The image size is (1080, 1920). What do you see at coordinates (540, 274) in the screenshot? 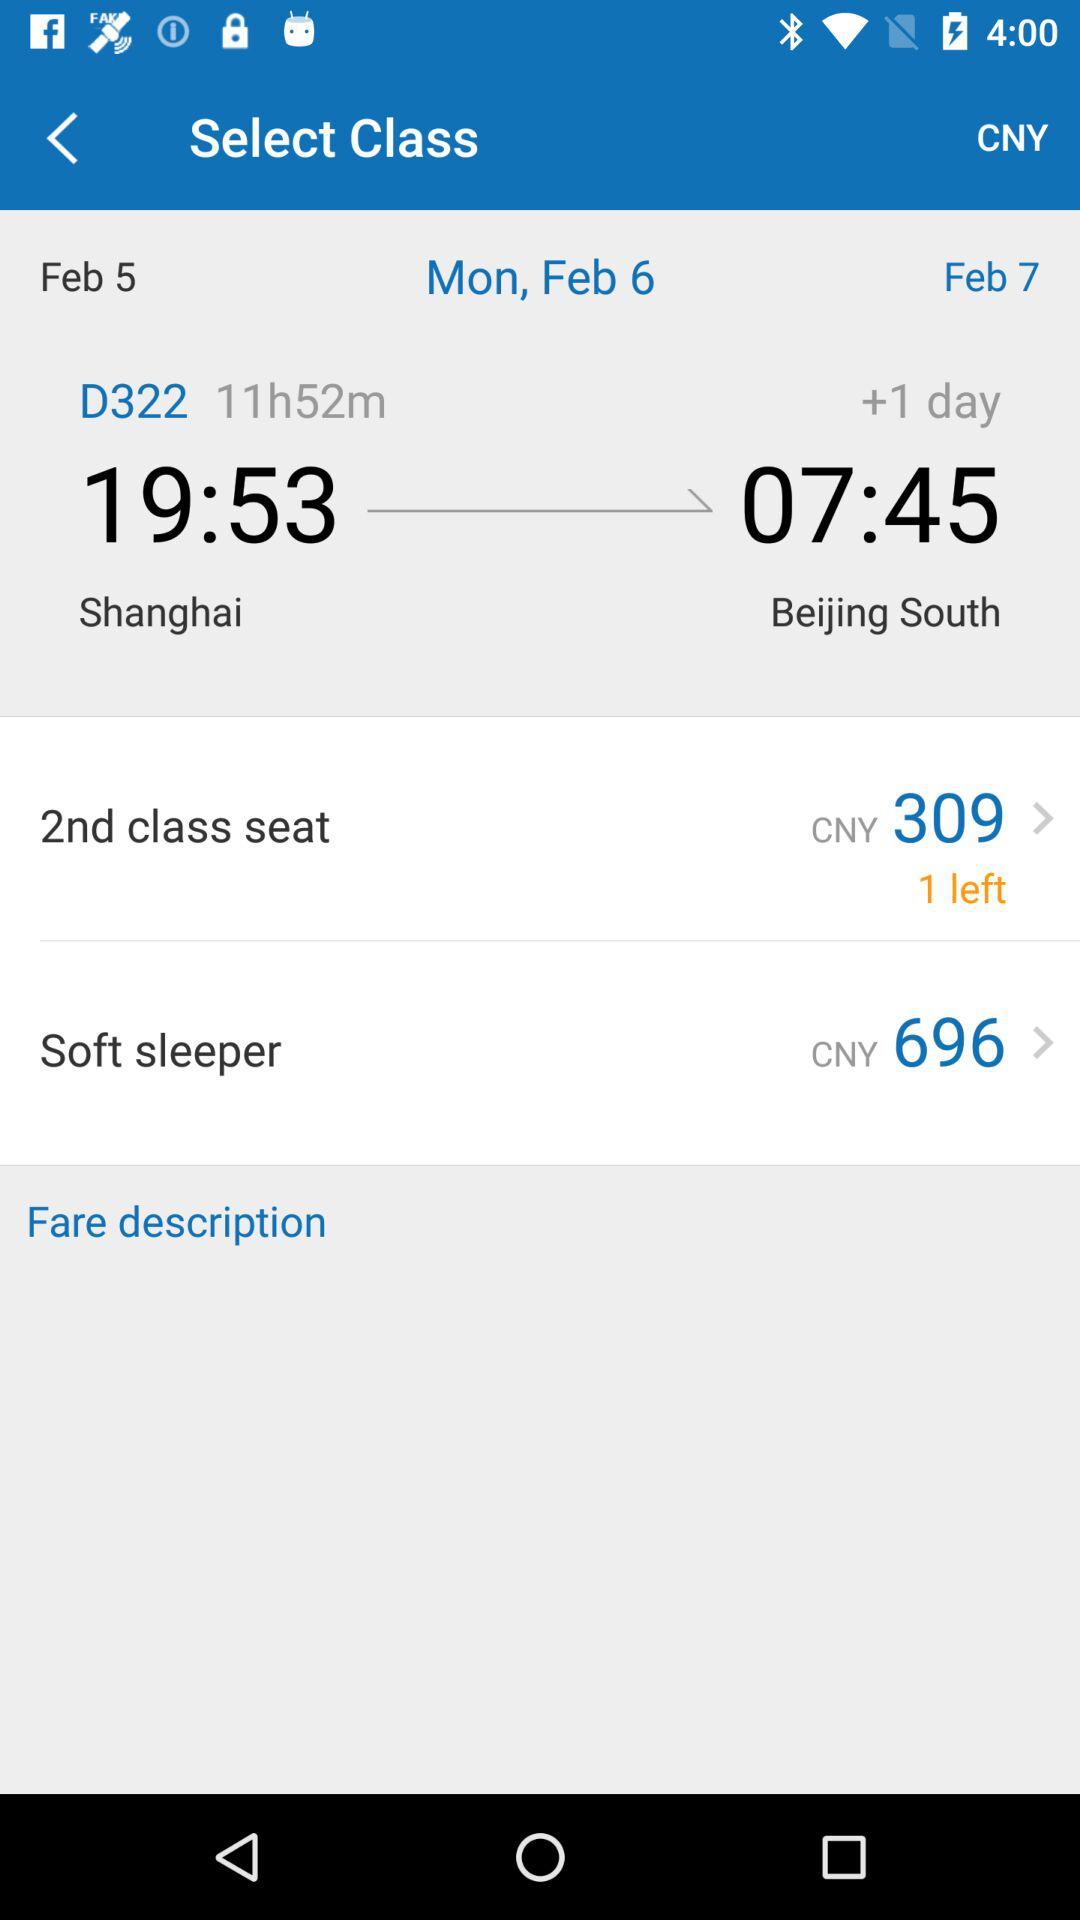
I see `the item next to the feb 7 item` at bounding box center [540, 274].